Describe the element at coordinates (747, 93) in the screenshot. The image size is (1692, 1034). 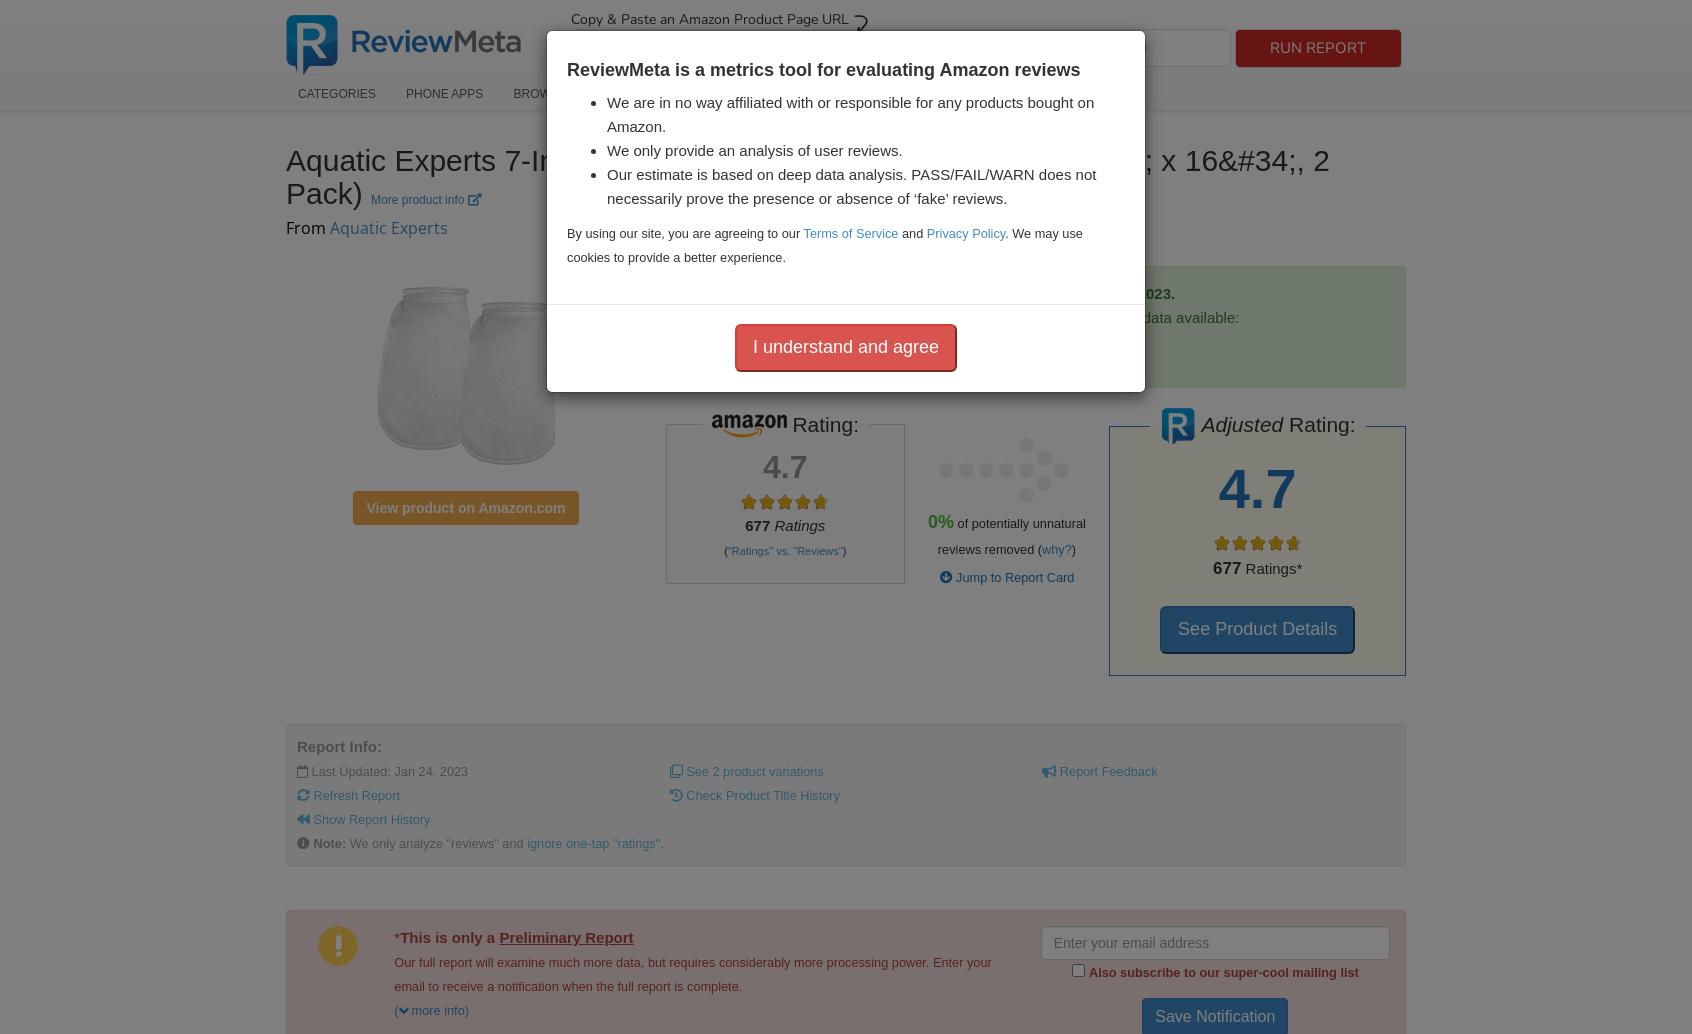
I see `'How It Works'` at that location.